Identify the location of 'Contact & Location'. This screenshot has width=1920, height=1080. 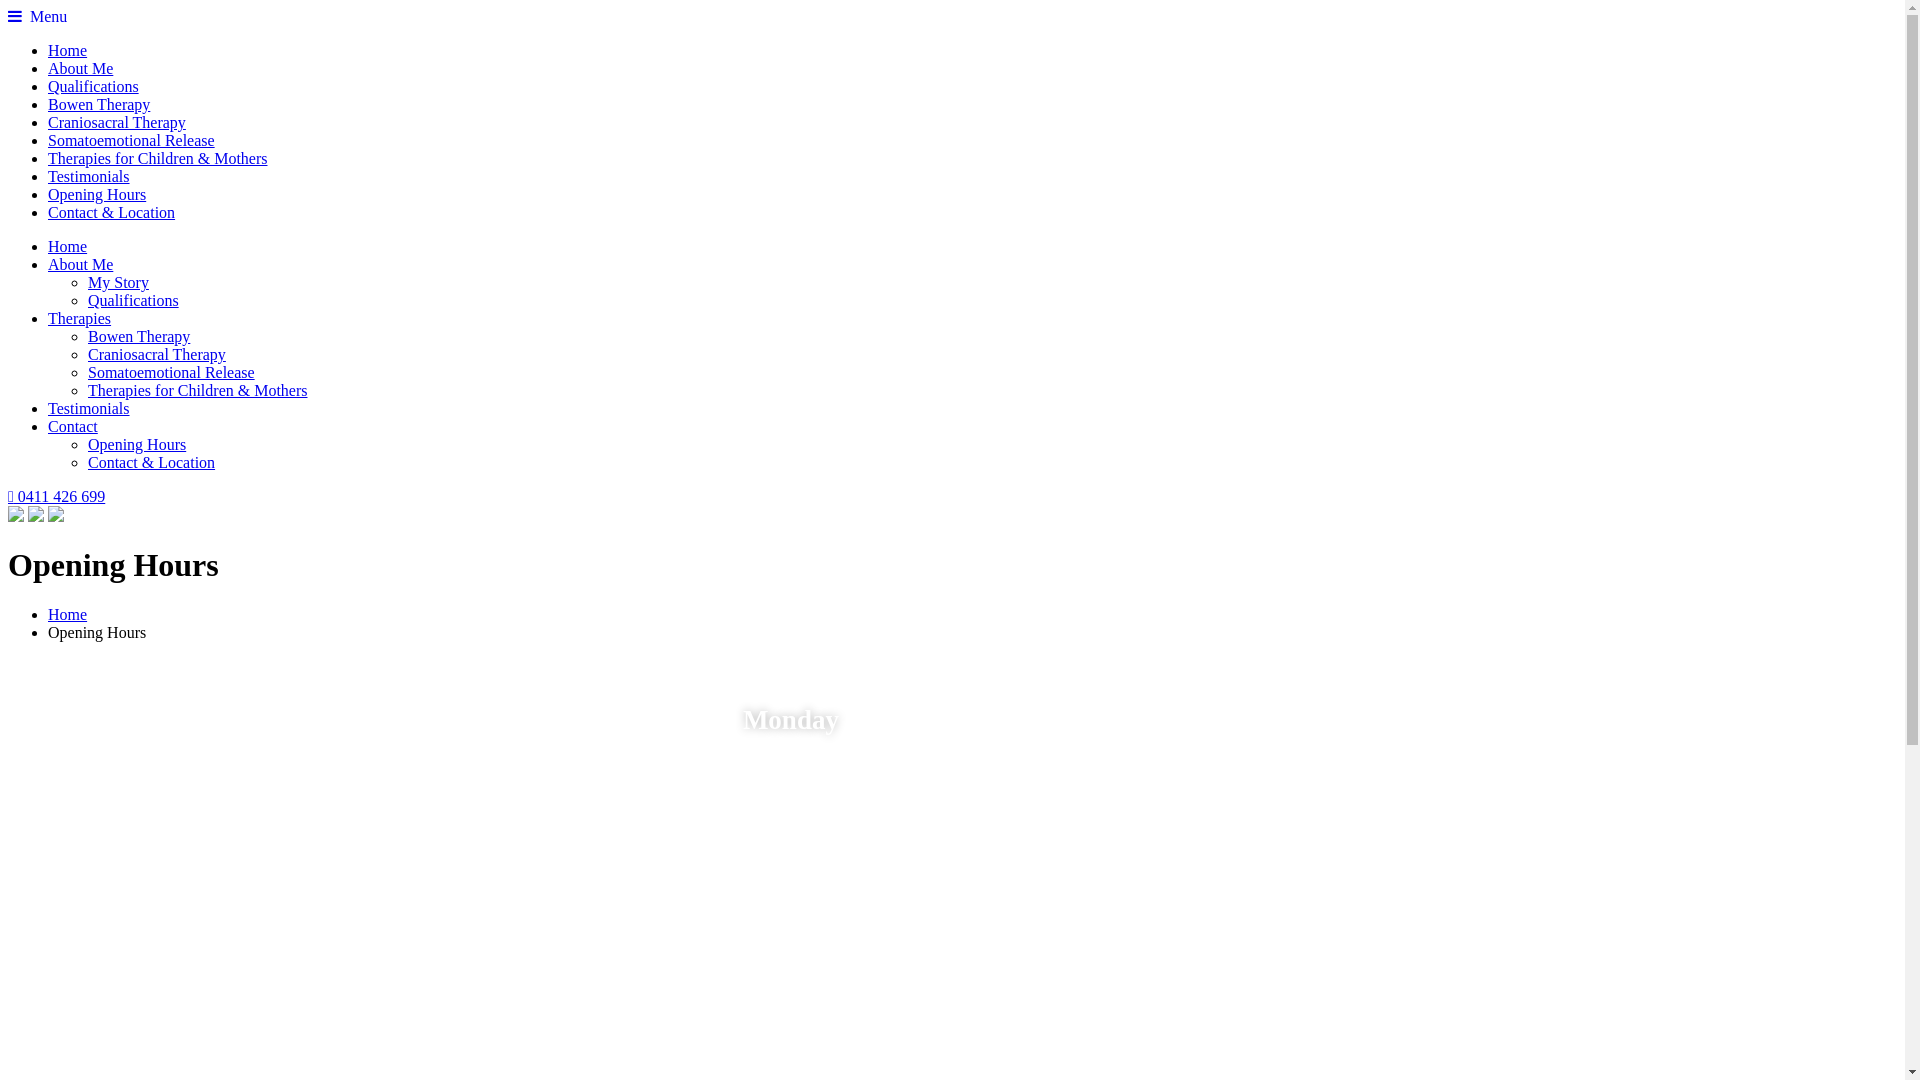
(150, 462).